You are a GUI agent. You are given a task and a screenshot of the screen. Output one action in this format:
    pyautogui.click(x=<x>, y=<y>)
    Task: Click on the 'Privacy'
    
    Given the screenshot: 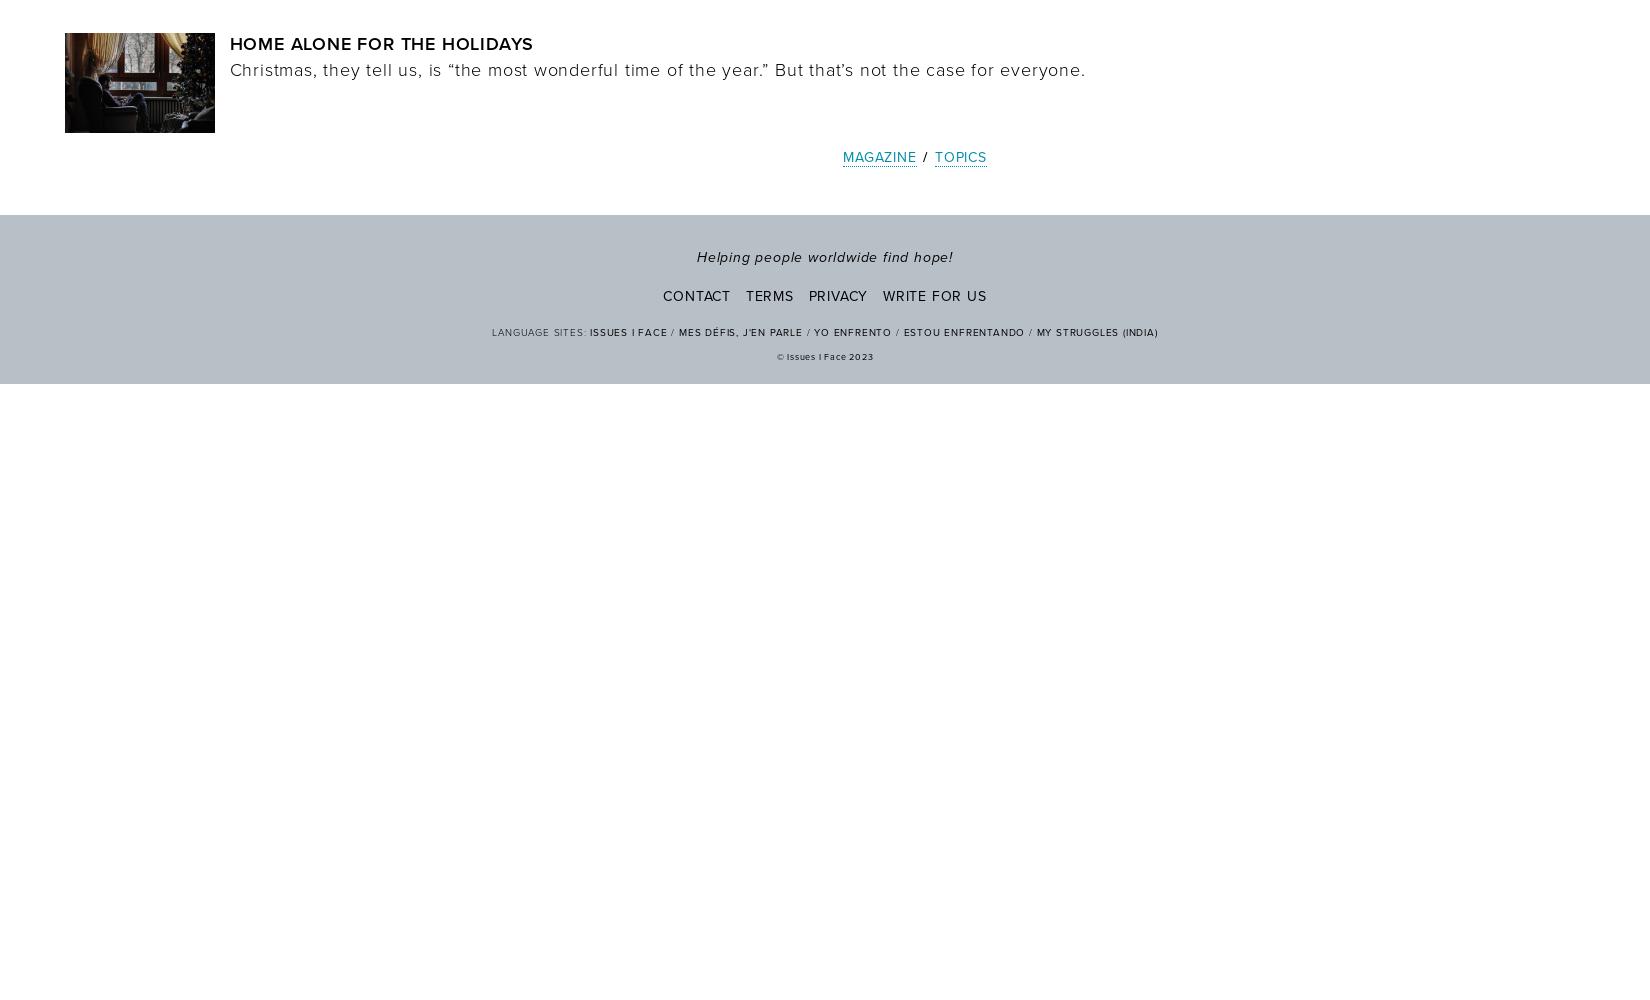 What is the action you would take?
    pyautogui.click(x=807, y=296)
    